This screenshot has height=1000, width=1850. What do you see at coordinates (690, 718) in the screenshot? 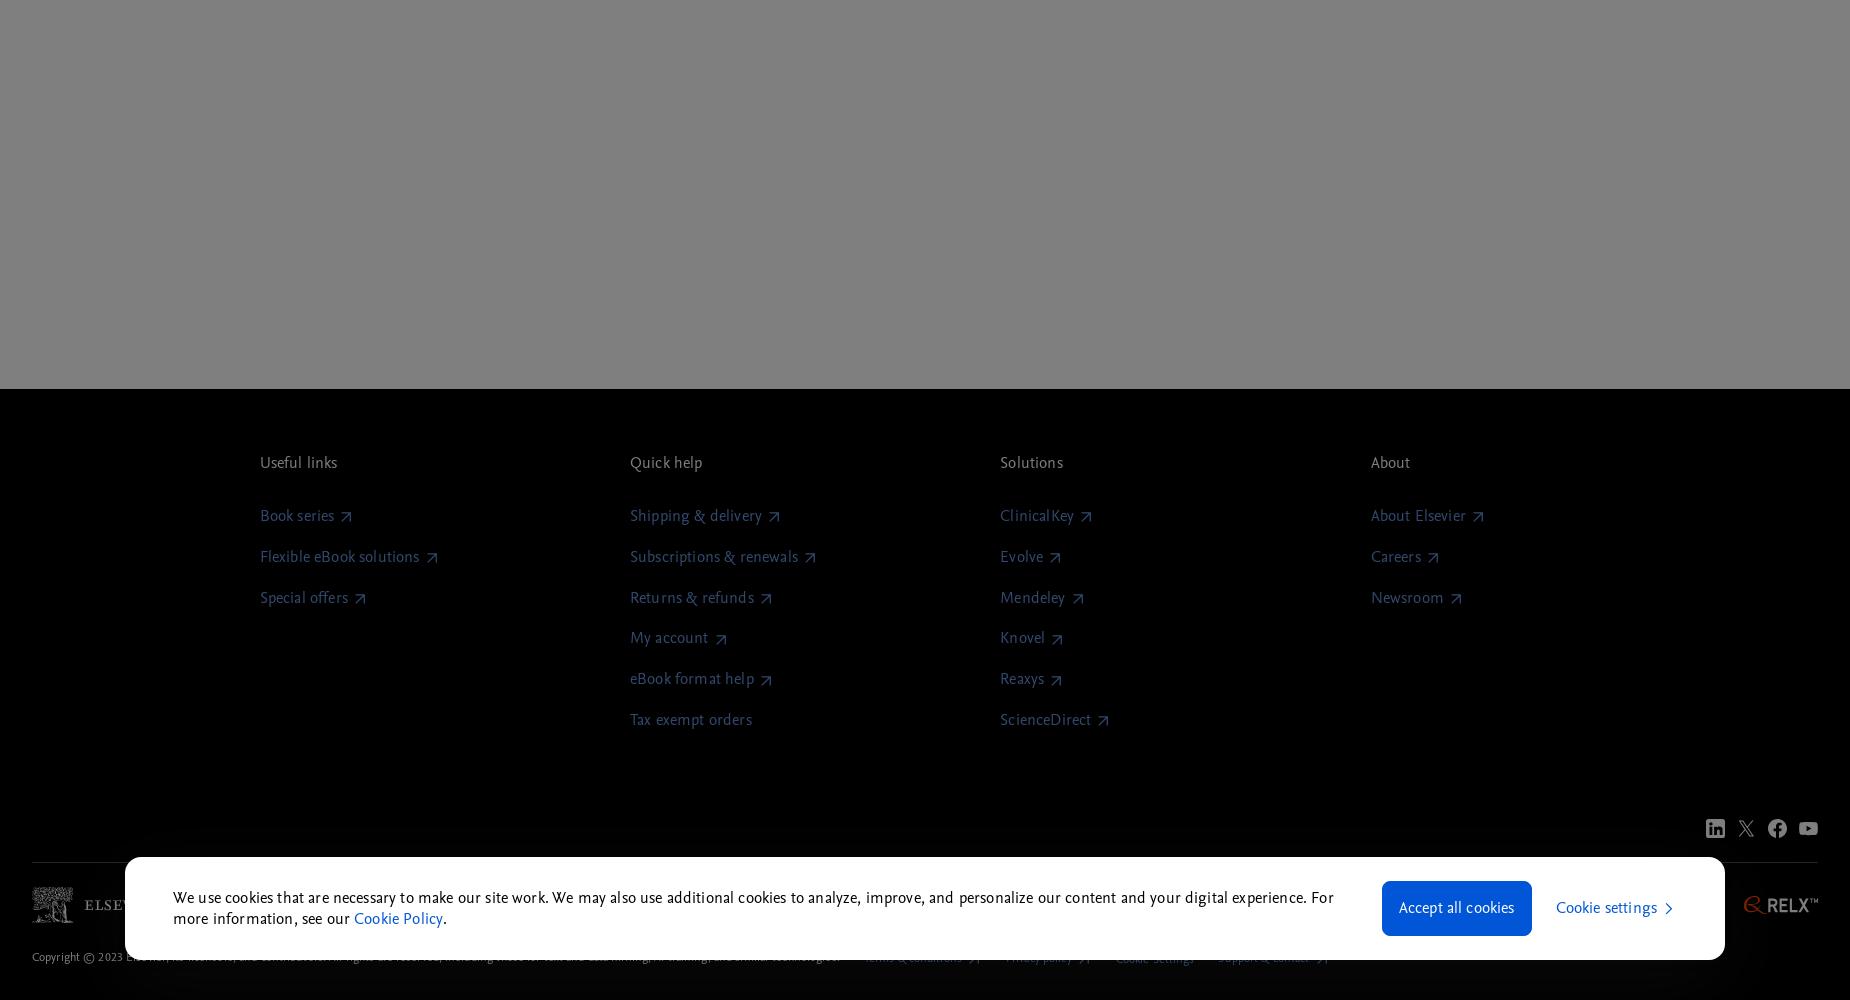
I see `'Tax exempt orders'` at bounding box center [690, 718].